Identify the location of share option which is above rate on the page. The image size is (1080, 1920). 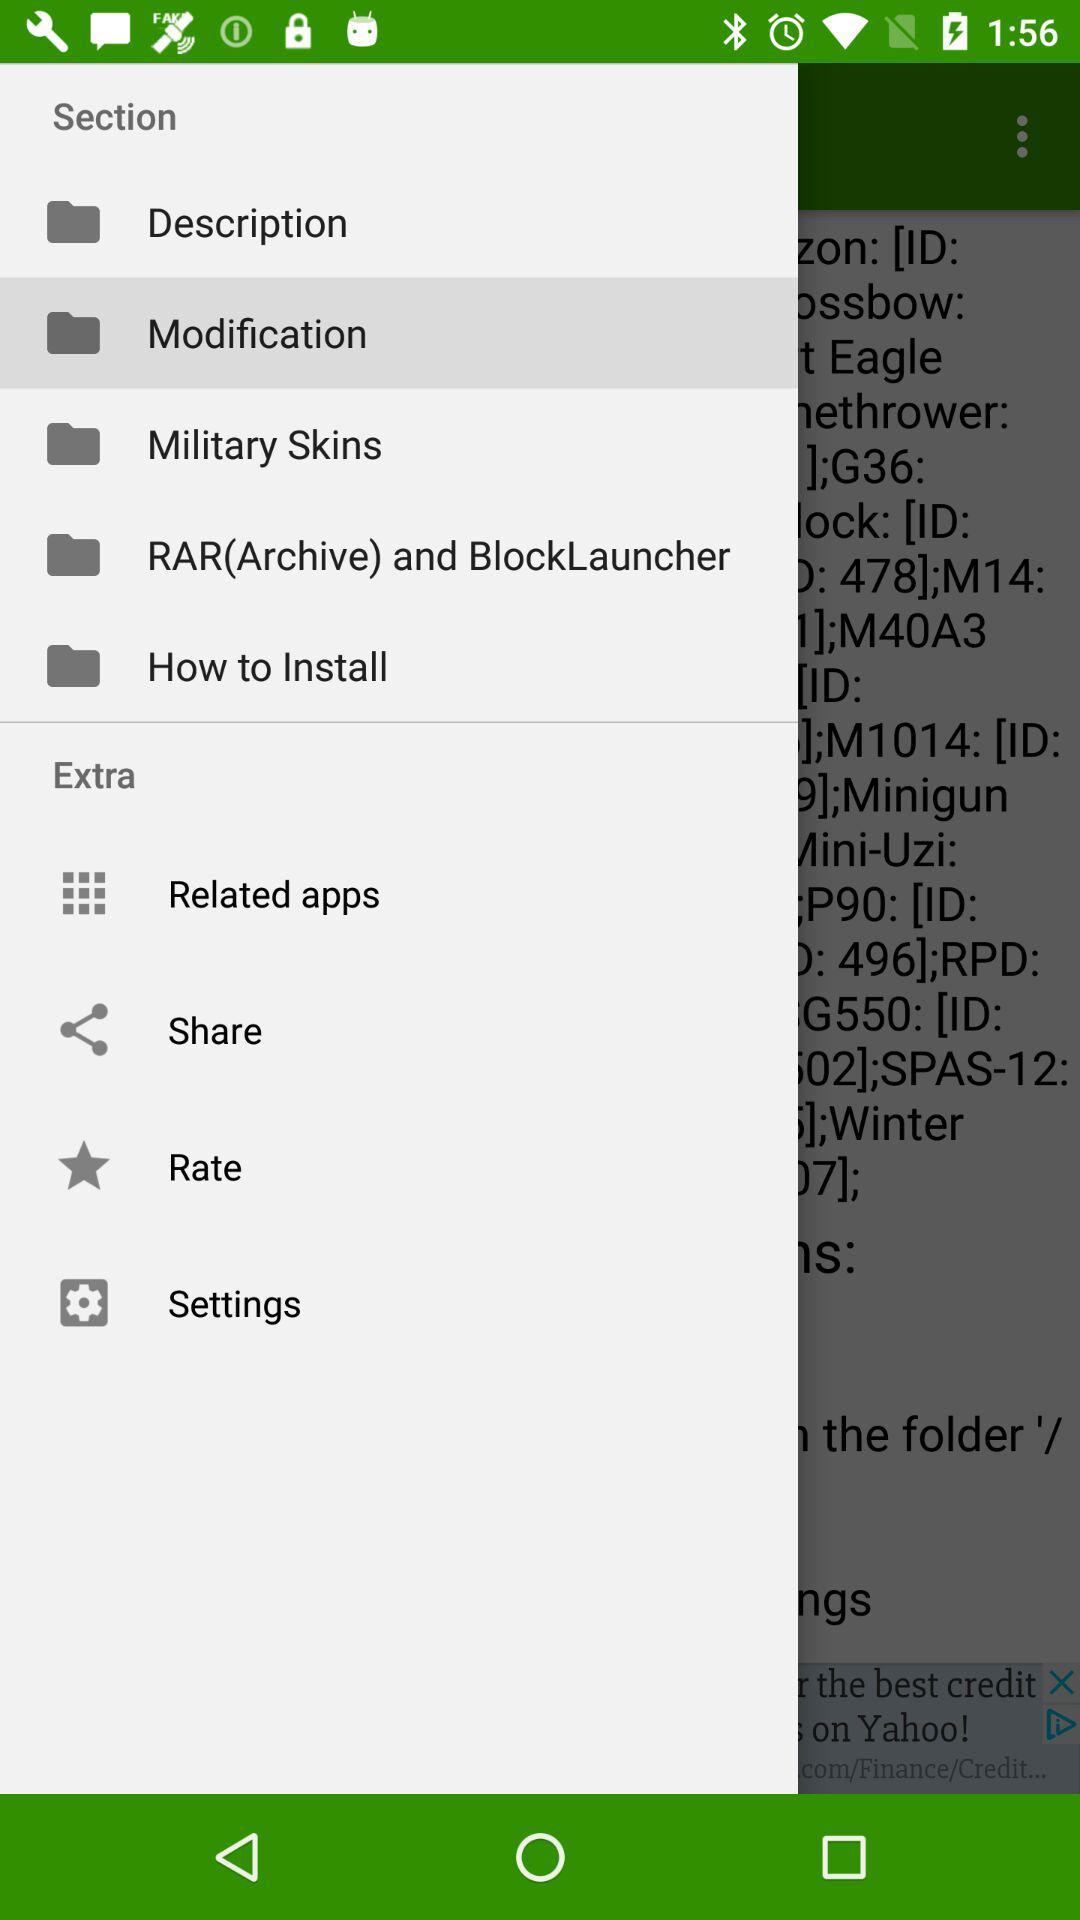
(398, 1030).